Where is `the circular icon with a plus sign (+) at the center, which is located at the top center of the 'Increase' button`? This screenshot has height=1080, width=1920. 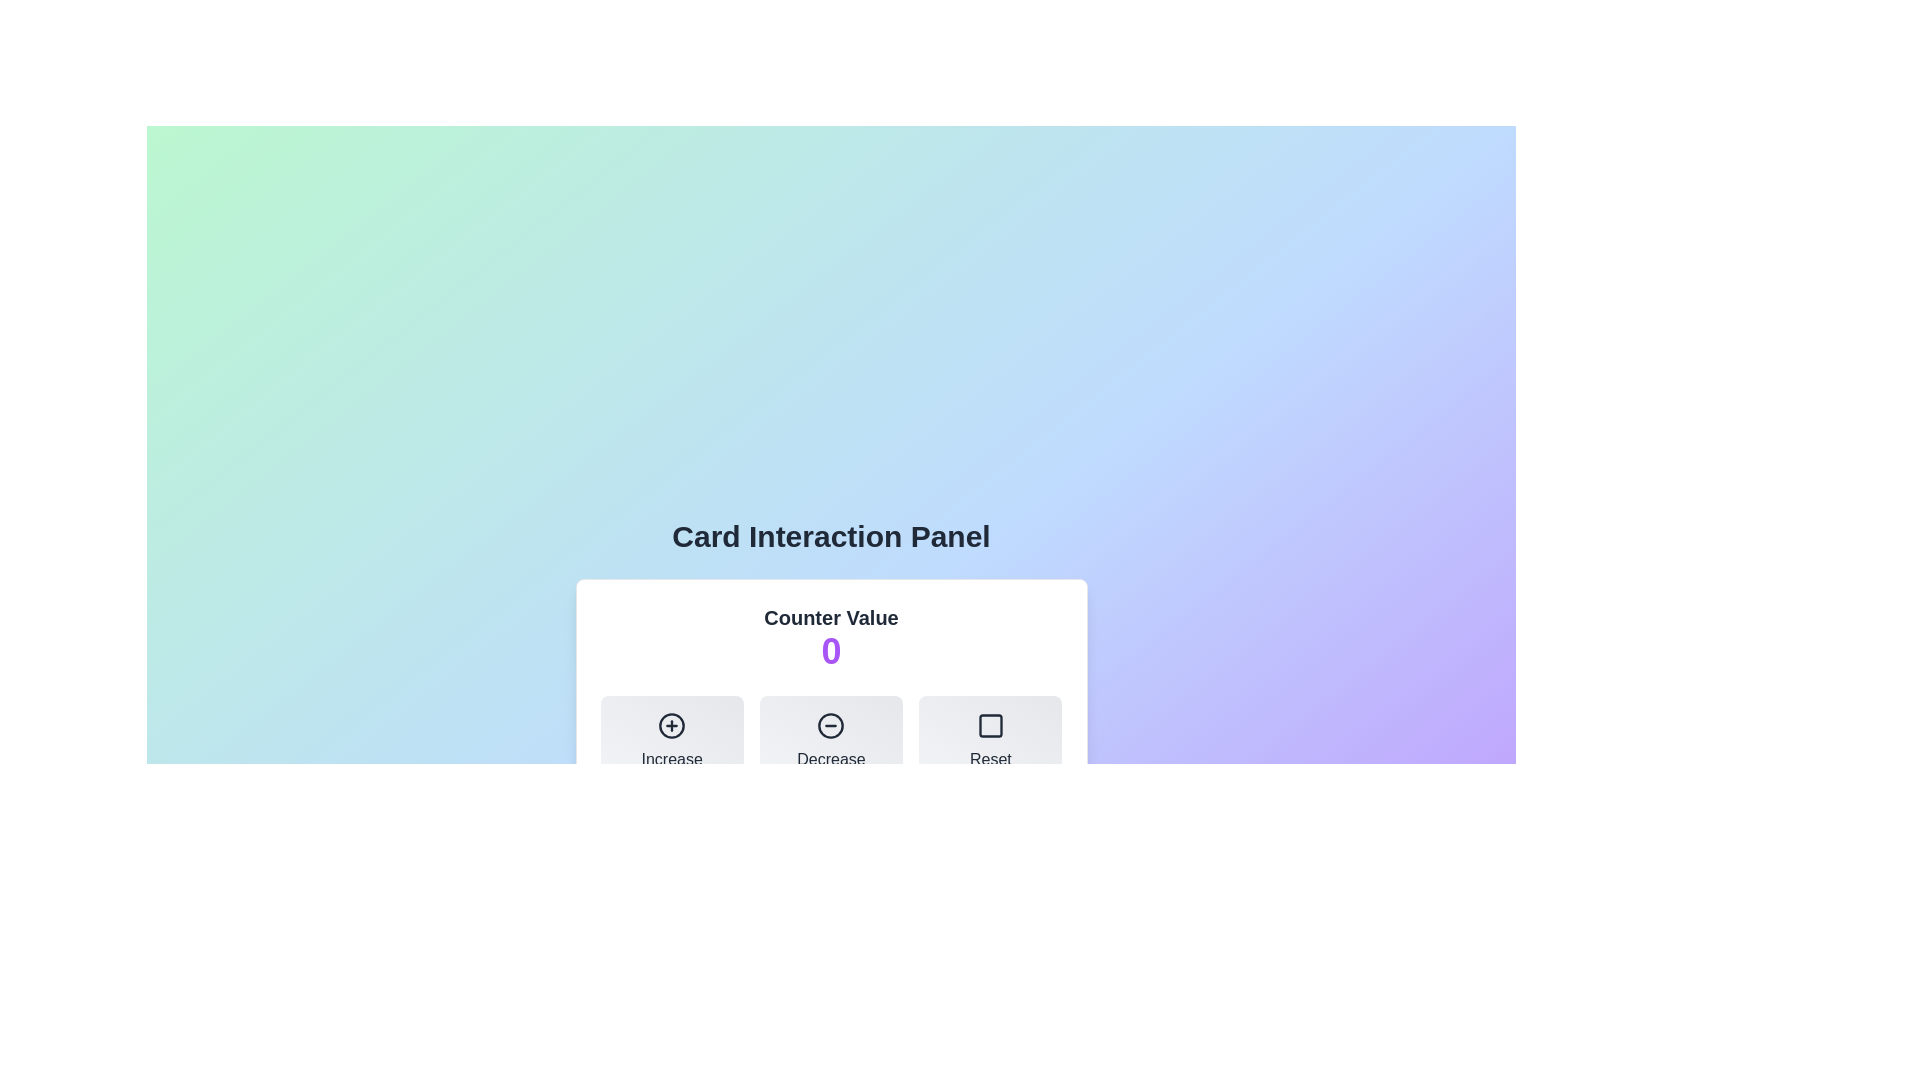 the circular icon with a plus sign (+) at the center, which is located at the top center of the 'Increase' button is located at coordinates (672, 725).